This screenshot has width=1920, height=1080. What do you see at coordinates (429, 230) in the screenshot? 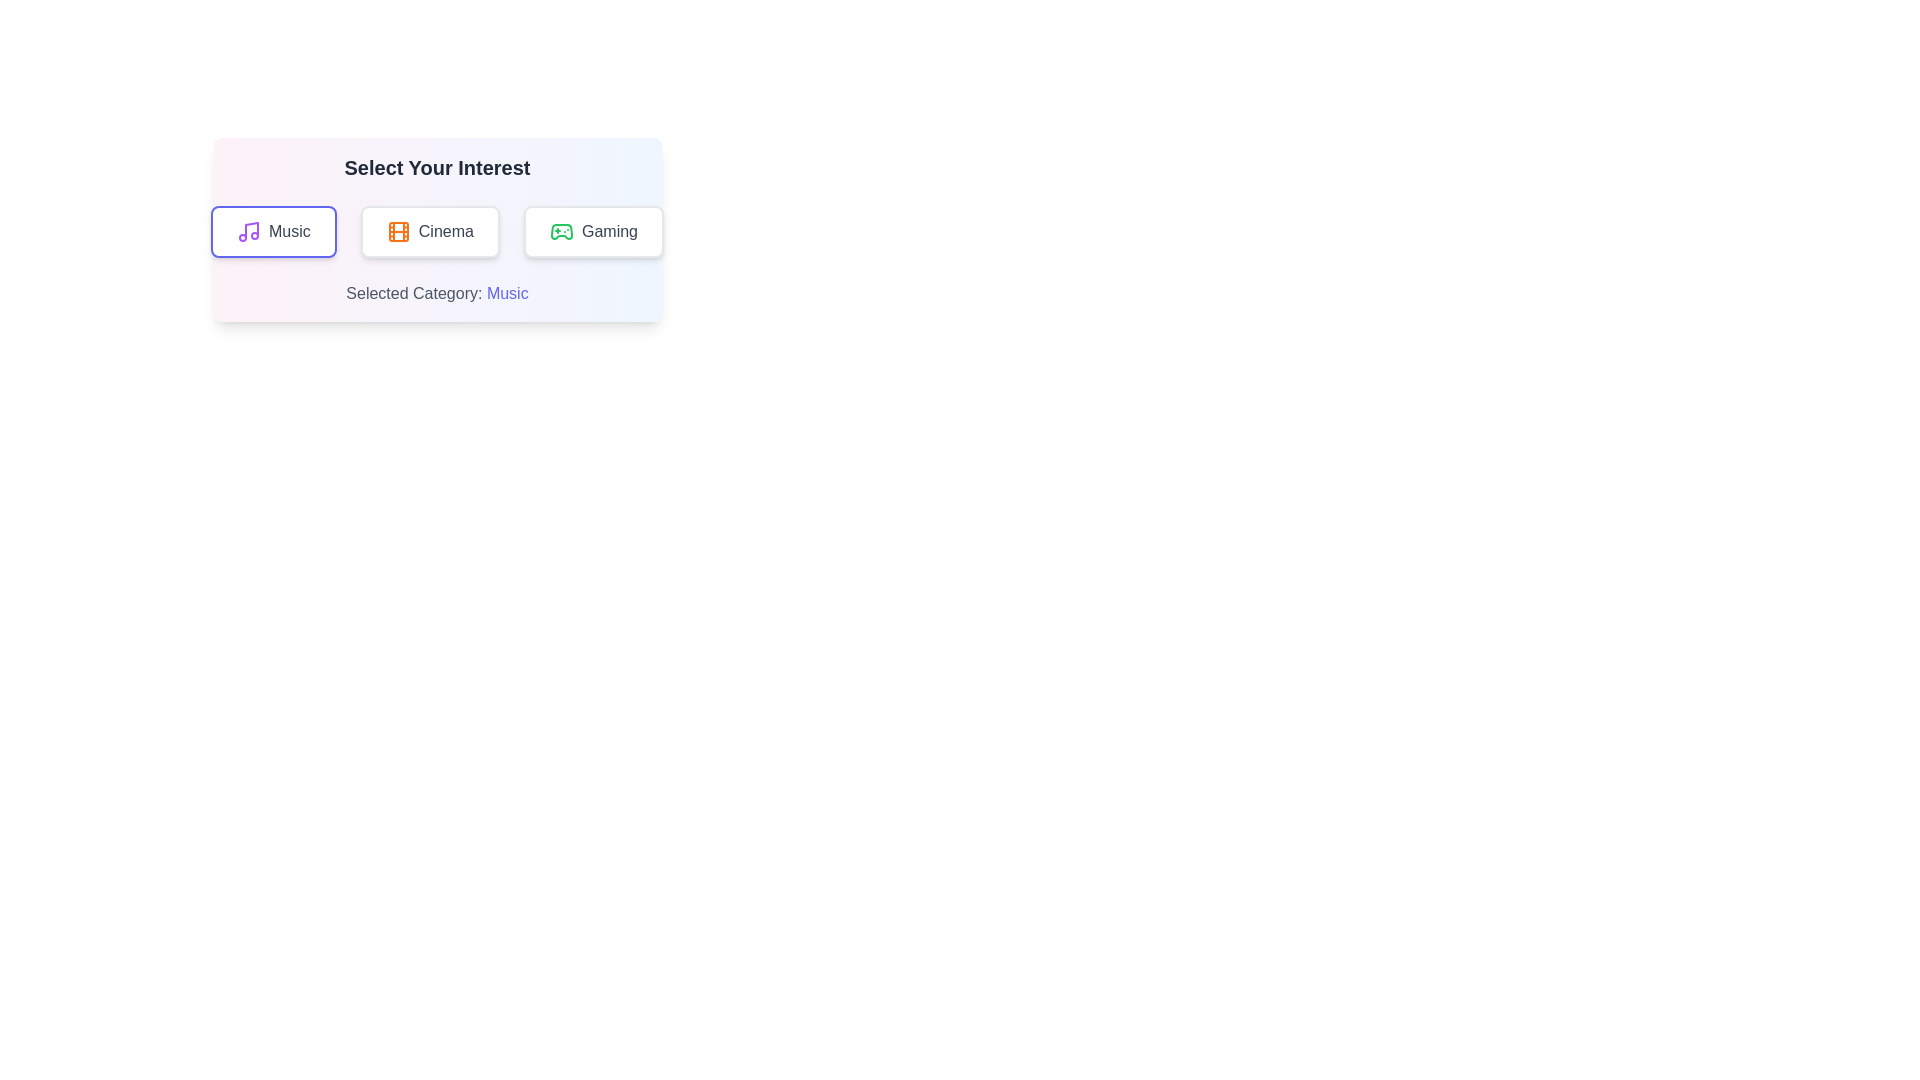
I see `the button labeled Cinema to view its hover effect` at bounding box center [429, 230].